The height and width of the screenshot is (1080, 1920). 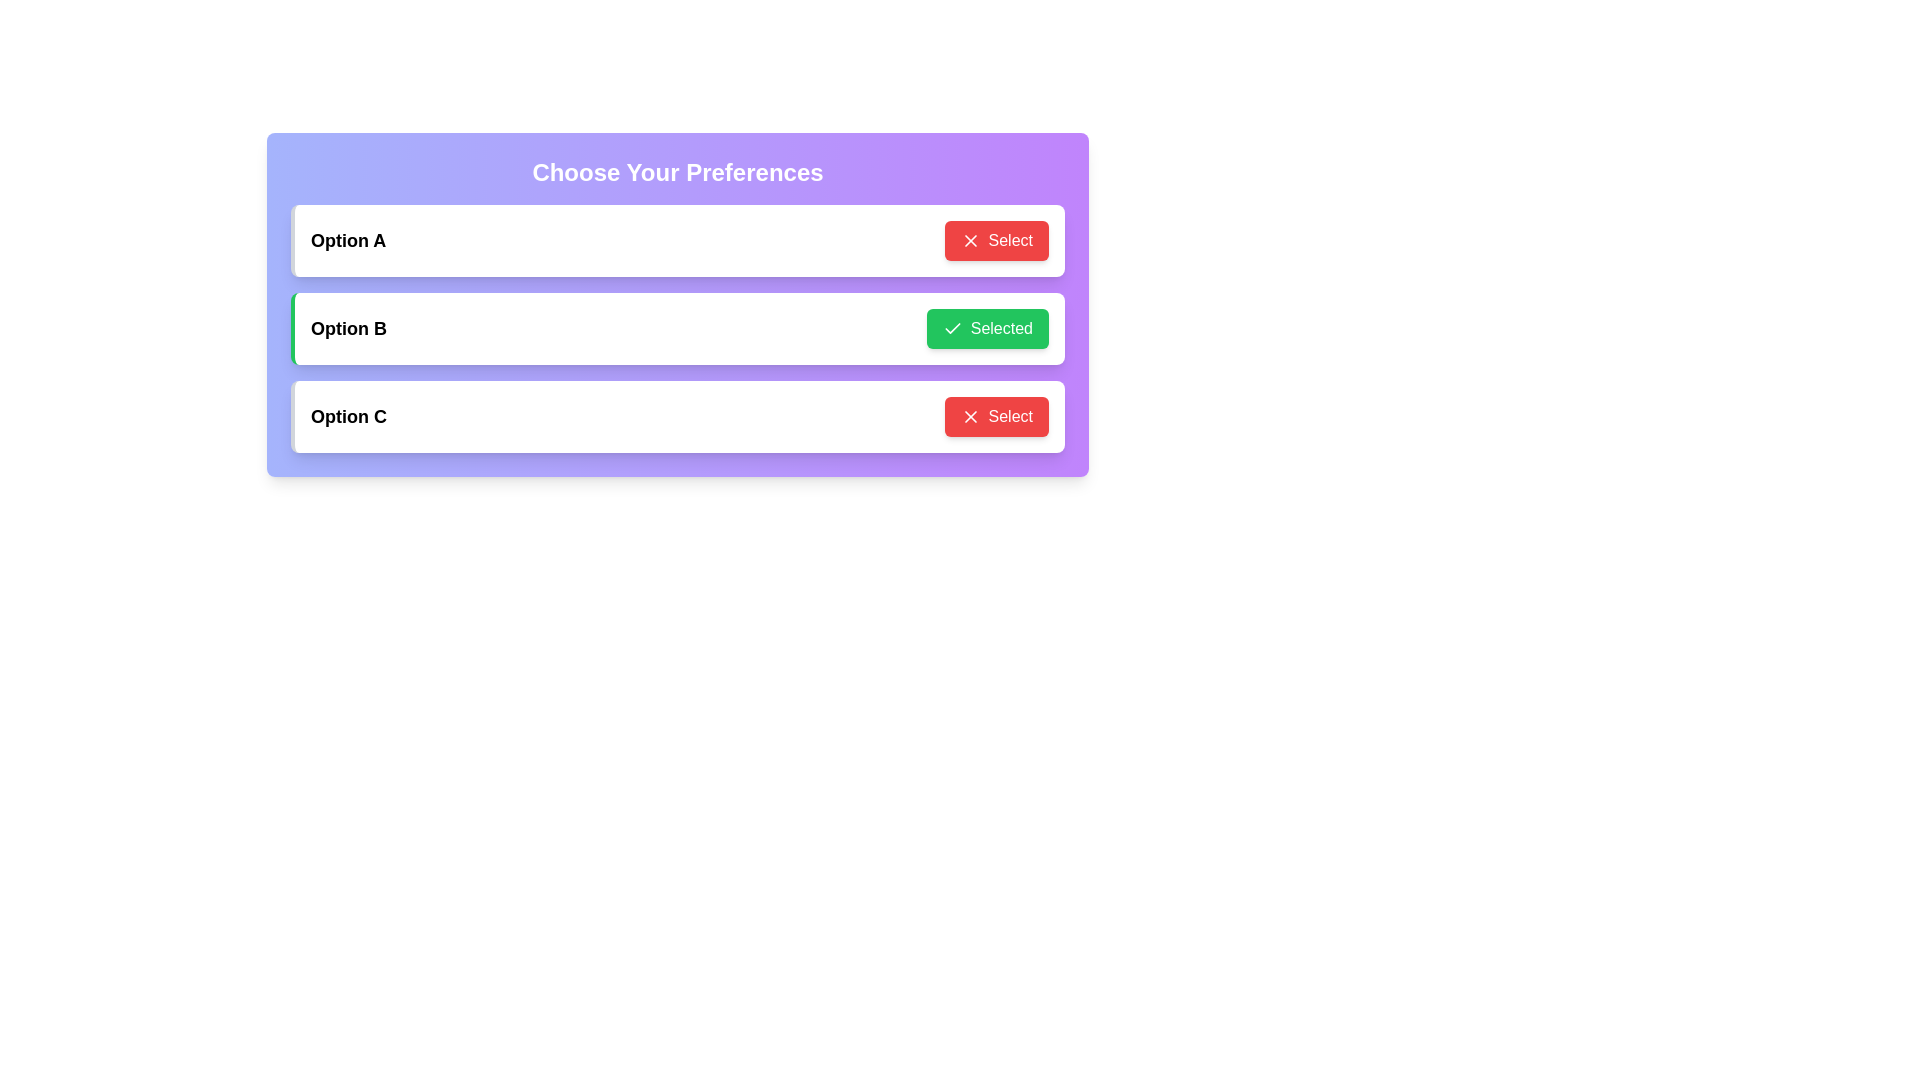 I want to click on the list item corresponding to Option C to observe its hover animation, so click(x=677, y=415).